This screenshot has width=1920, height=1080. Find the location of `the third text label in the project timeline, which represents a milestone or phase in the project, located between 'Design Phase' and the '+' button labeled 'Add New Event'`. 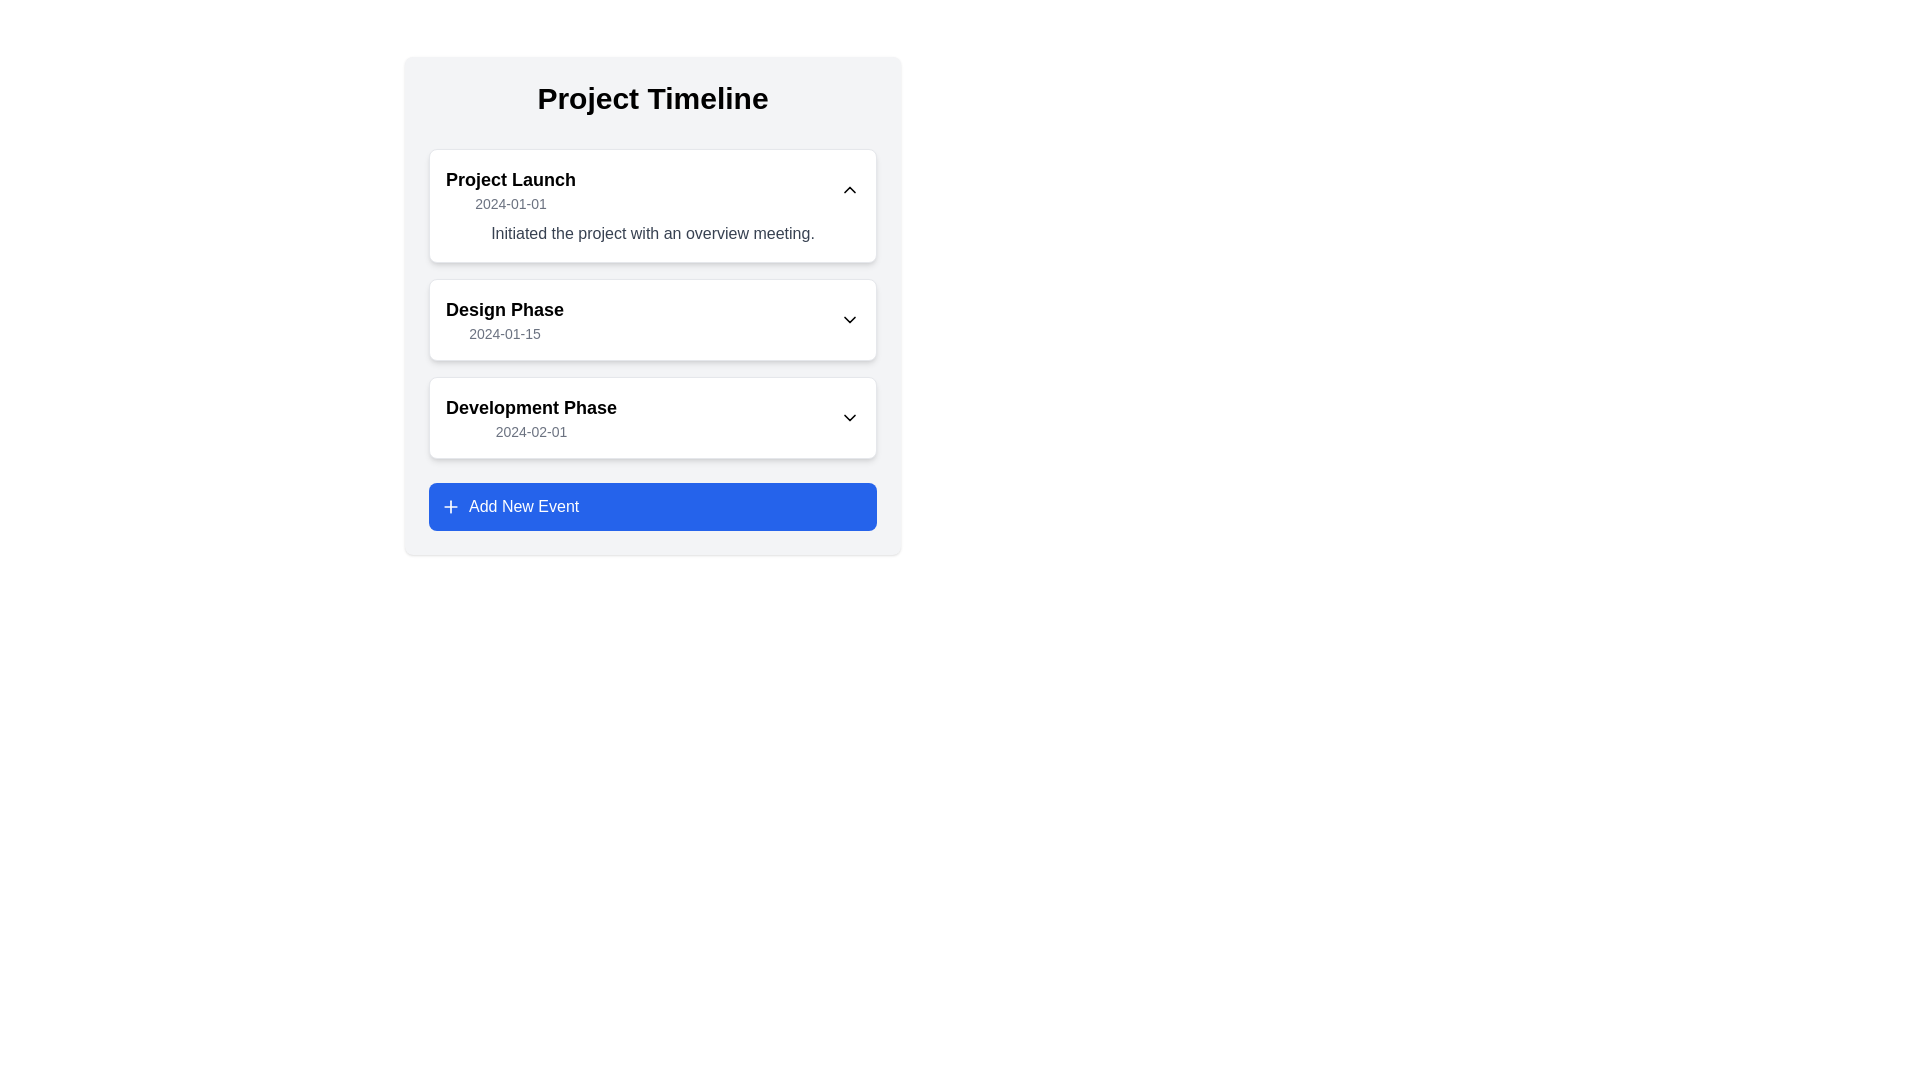

the third text label in the project timeline, which represents a milestone or phase in the project, located between 'Design Phase' and the '+' button labeled 'Add New Event' is located at coordinates (531, 416).